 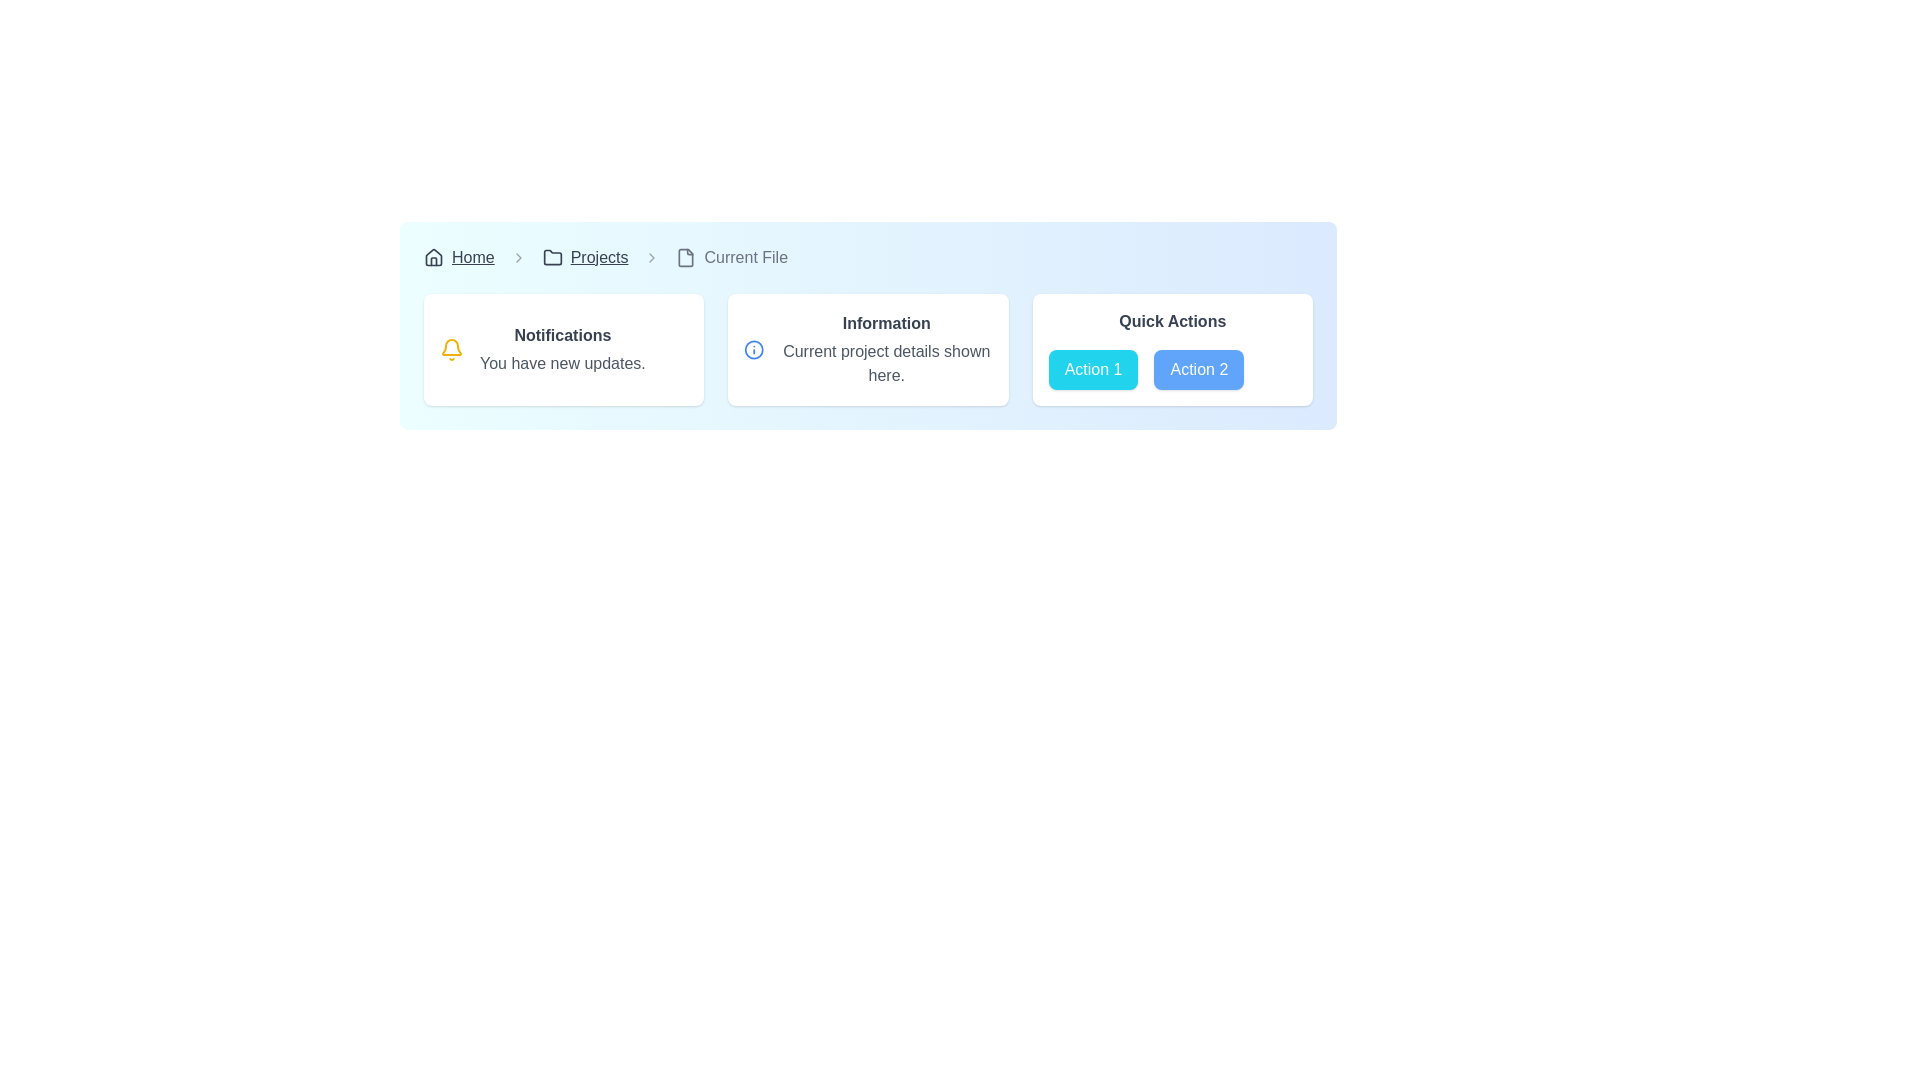 I want to click on the 'Projects' breadcrumb link with an associated icon, so click(x=584, y=257).